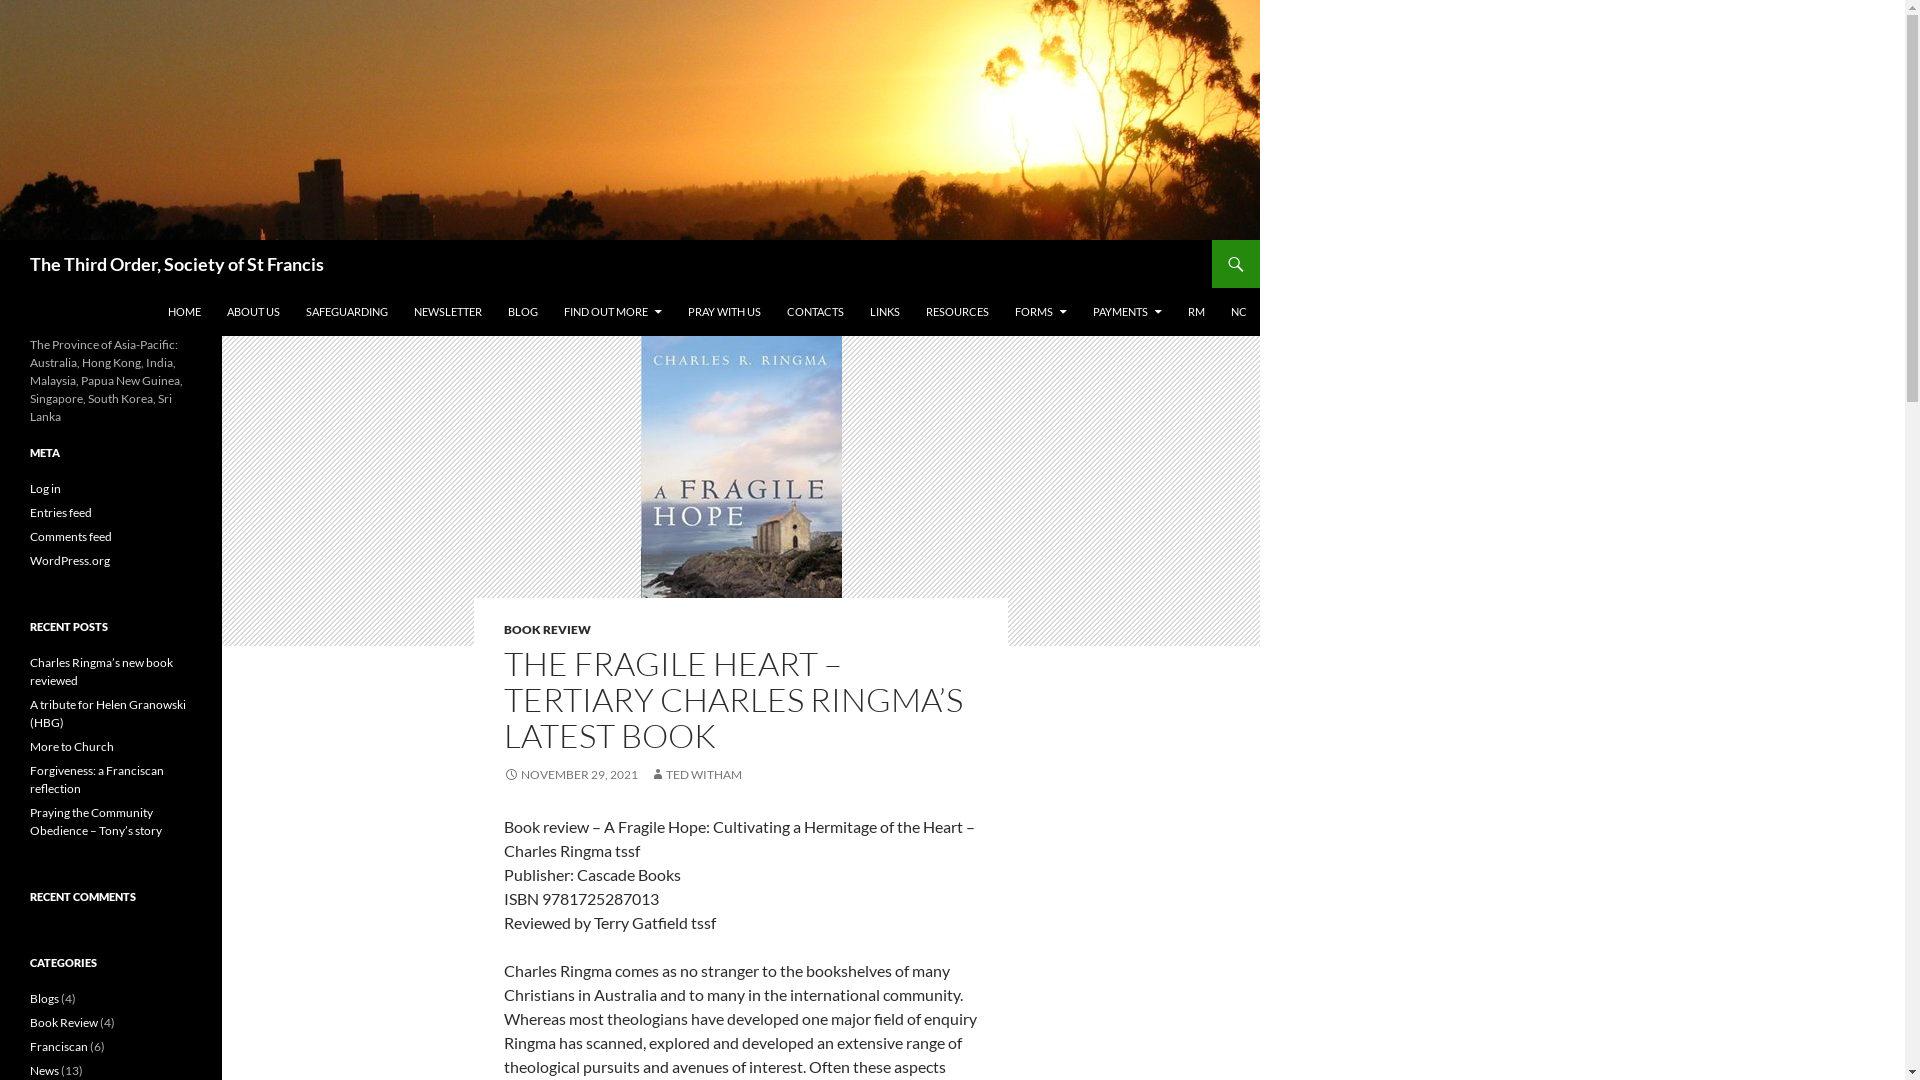 The height and width of the screenshot is (1080, 1920). What do you see at coordinates (95, 778) in the screenshot?
I see `'Forgiveness: a Franciscan reflection'` at bounding box center [95, 778].